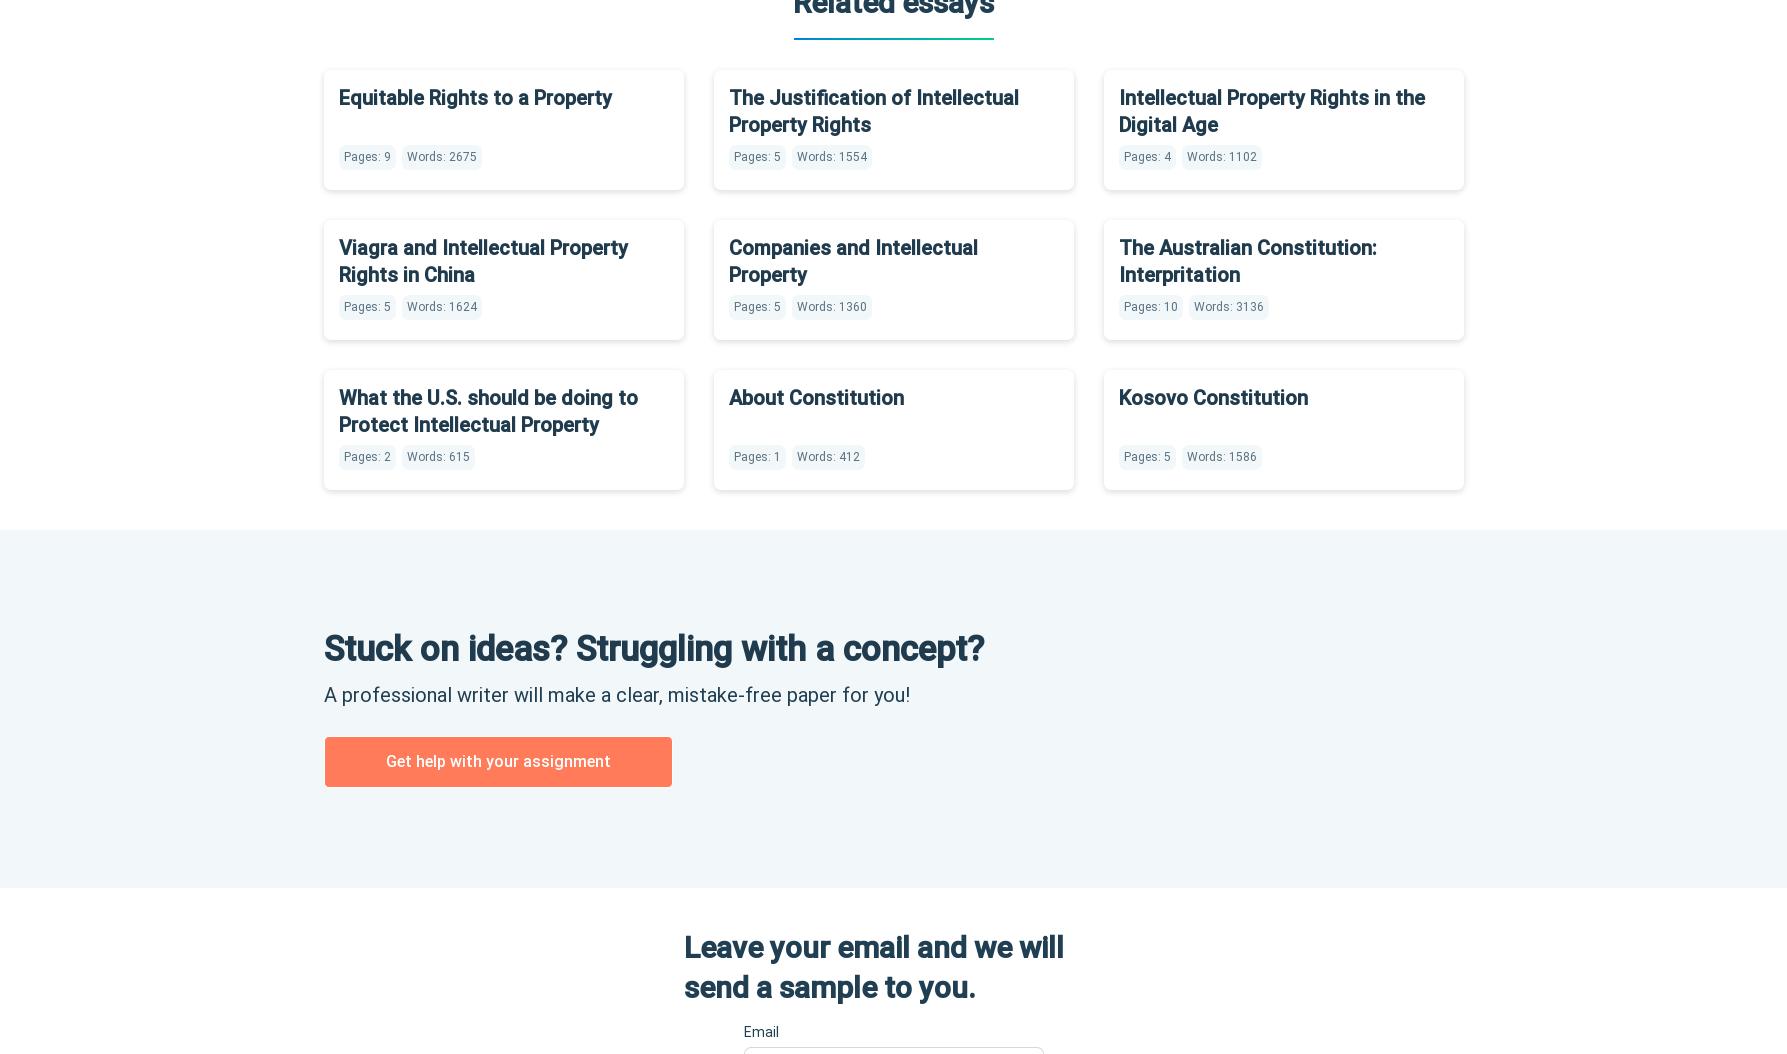 Image resolution: width=1787 pixels, height=1054 pixels. What do you see at coordinates (728, 110) in the screenshot?
I see `'The Justification of Intellectual Property Rights'` at bounding box center [728, 110].